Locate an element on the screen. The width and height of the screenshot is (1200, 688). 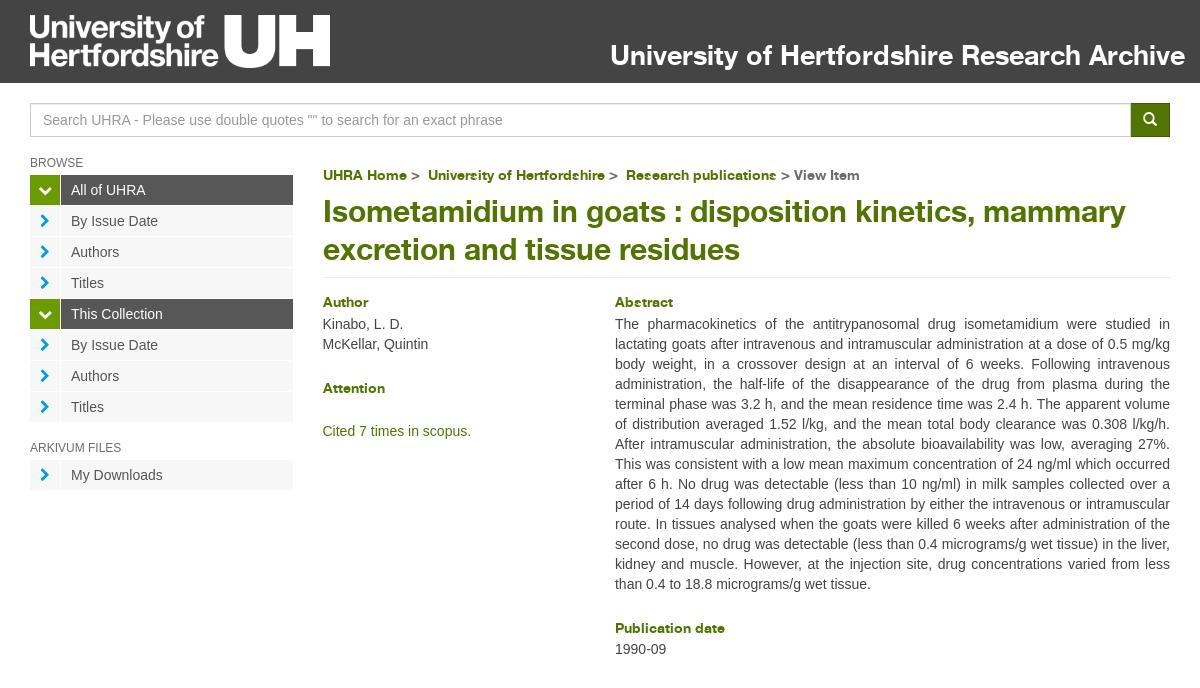
'This Collection' is located at coordinates (116, 314).